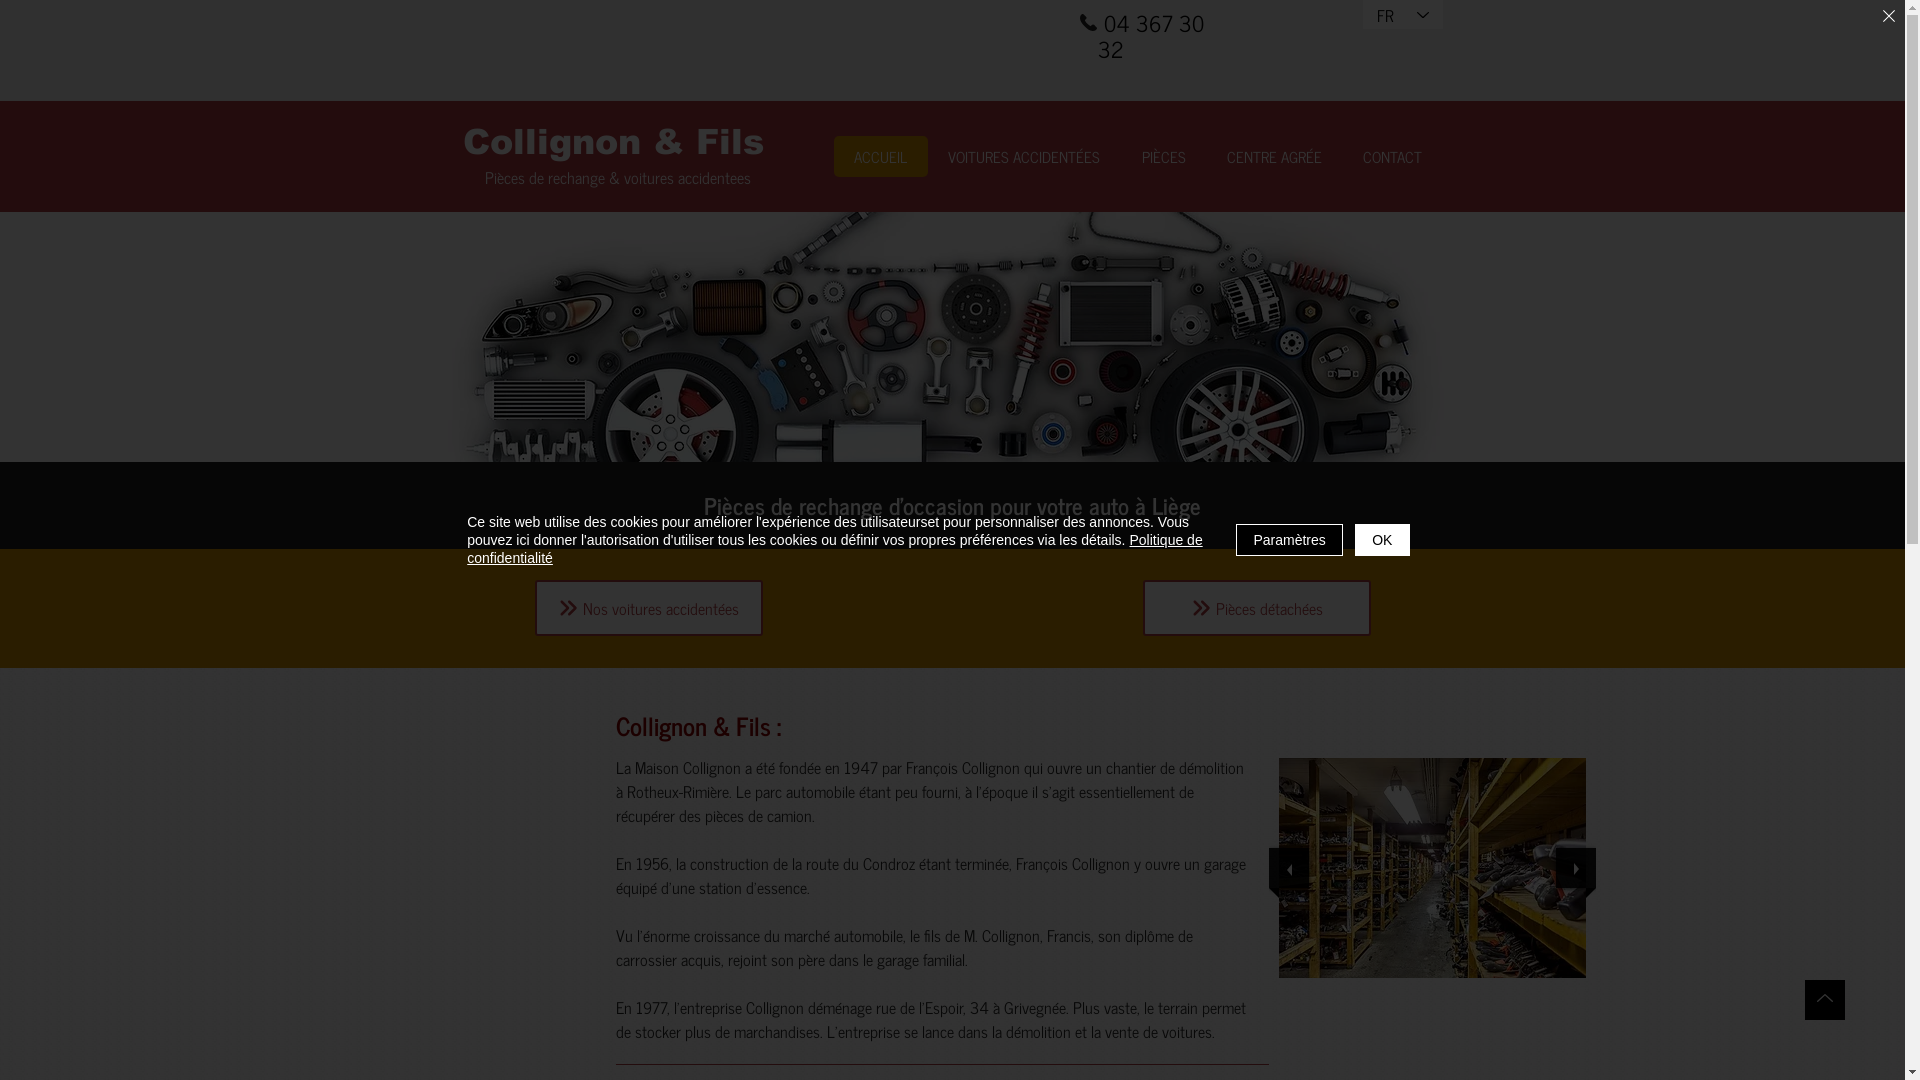 This screenshot has height=1080, width=1920. Describe the element at coordinates (1151, 35) in the screenshot. I see `' 04 367 30 32'` at that location.